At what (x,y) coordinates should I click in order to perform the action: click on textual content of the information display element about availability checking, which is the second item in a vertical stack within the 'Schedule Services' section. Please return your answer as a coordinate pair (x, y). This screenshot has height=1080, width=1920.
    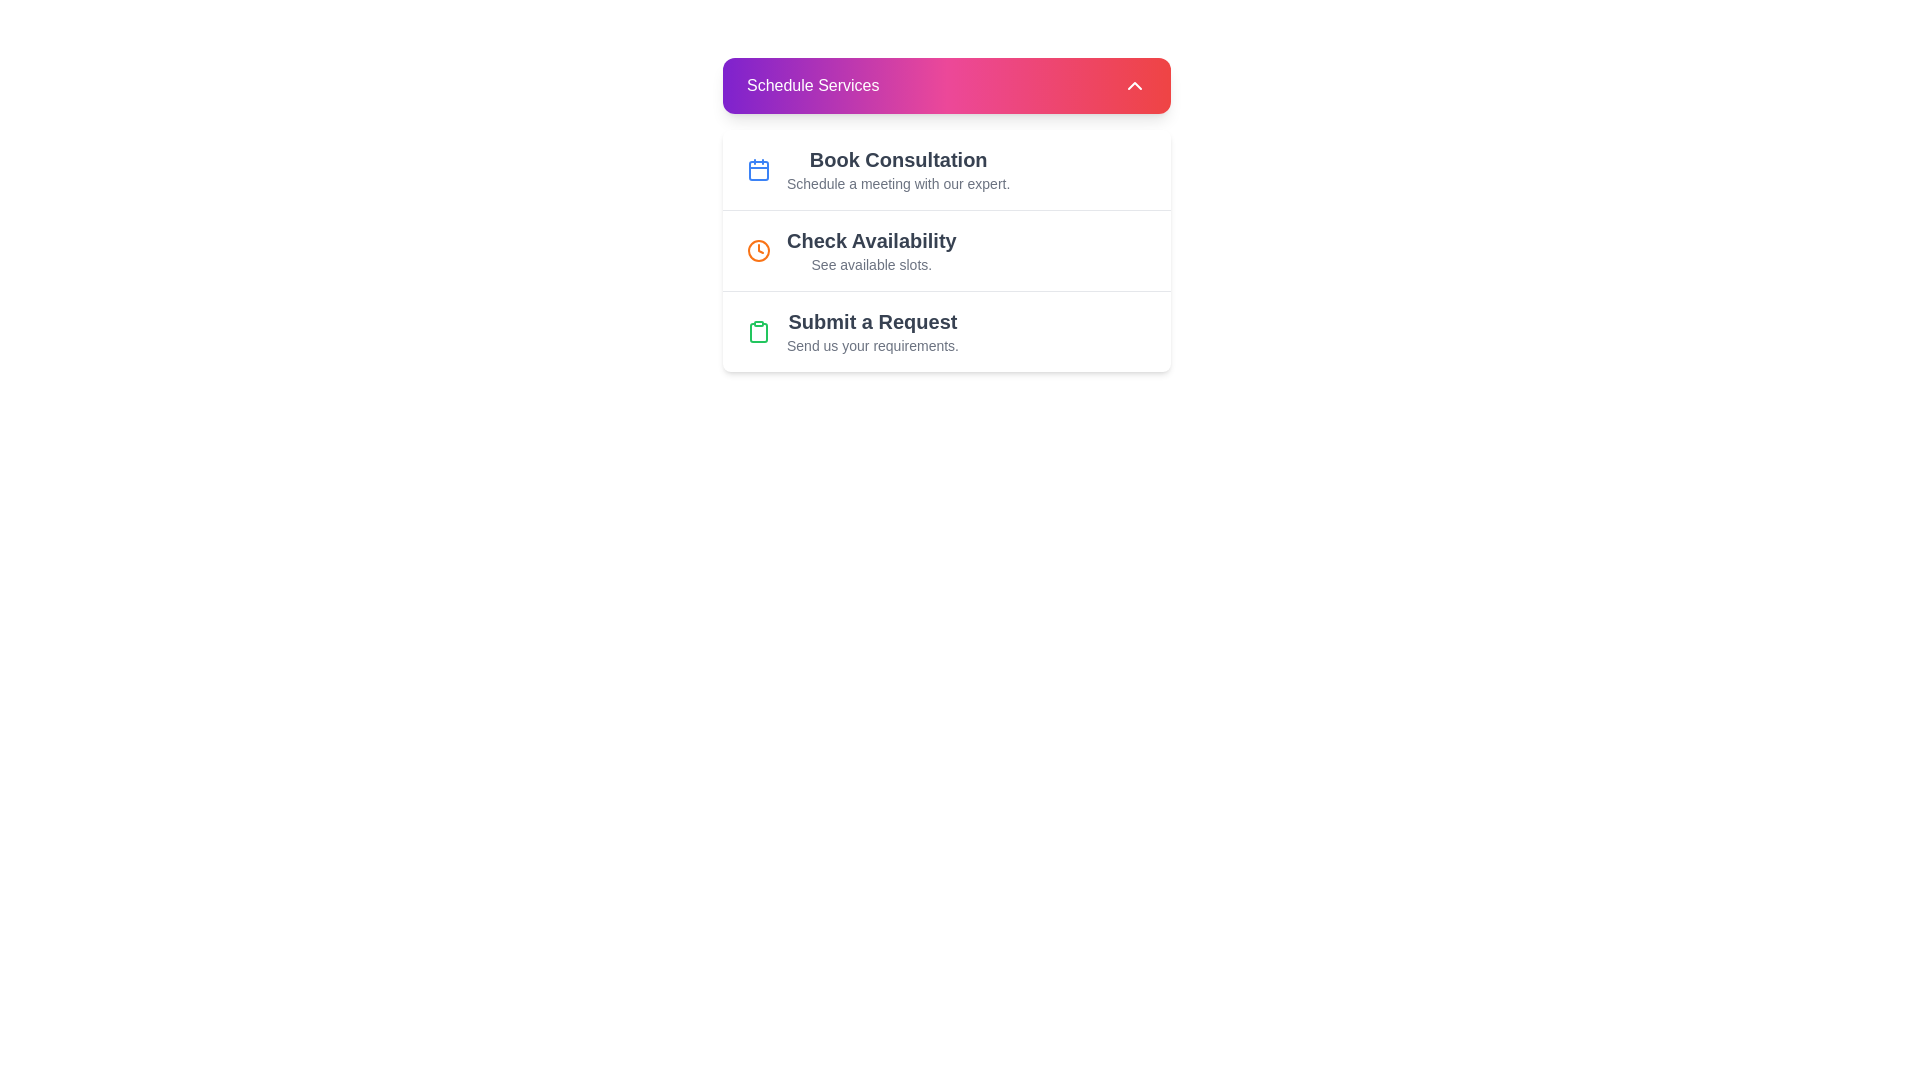
    Looking at the image, I should click on (871, 249).